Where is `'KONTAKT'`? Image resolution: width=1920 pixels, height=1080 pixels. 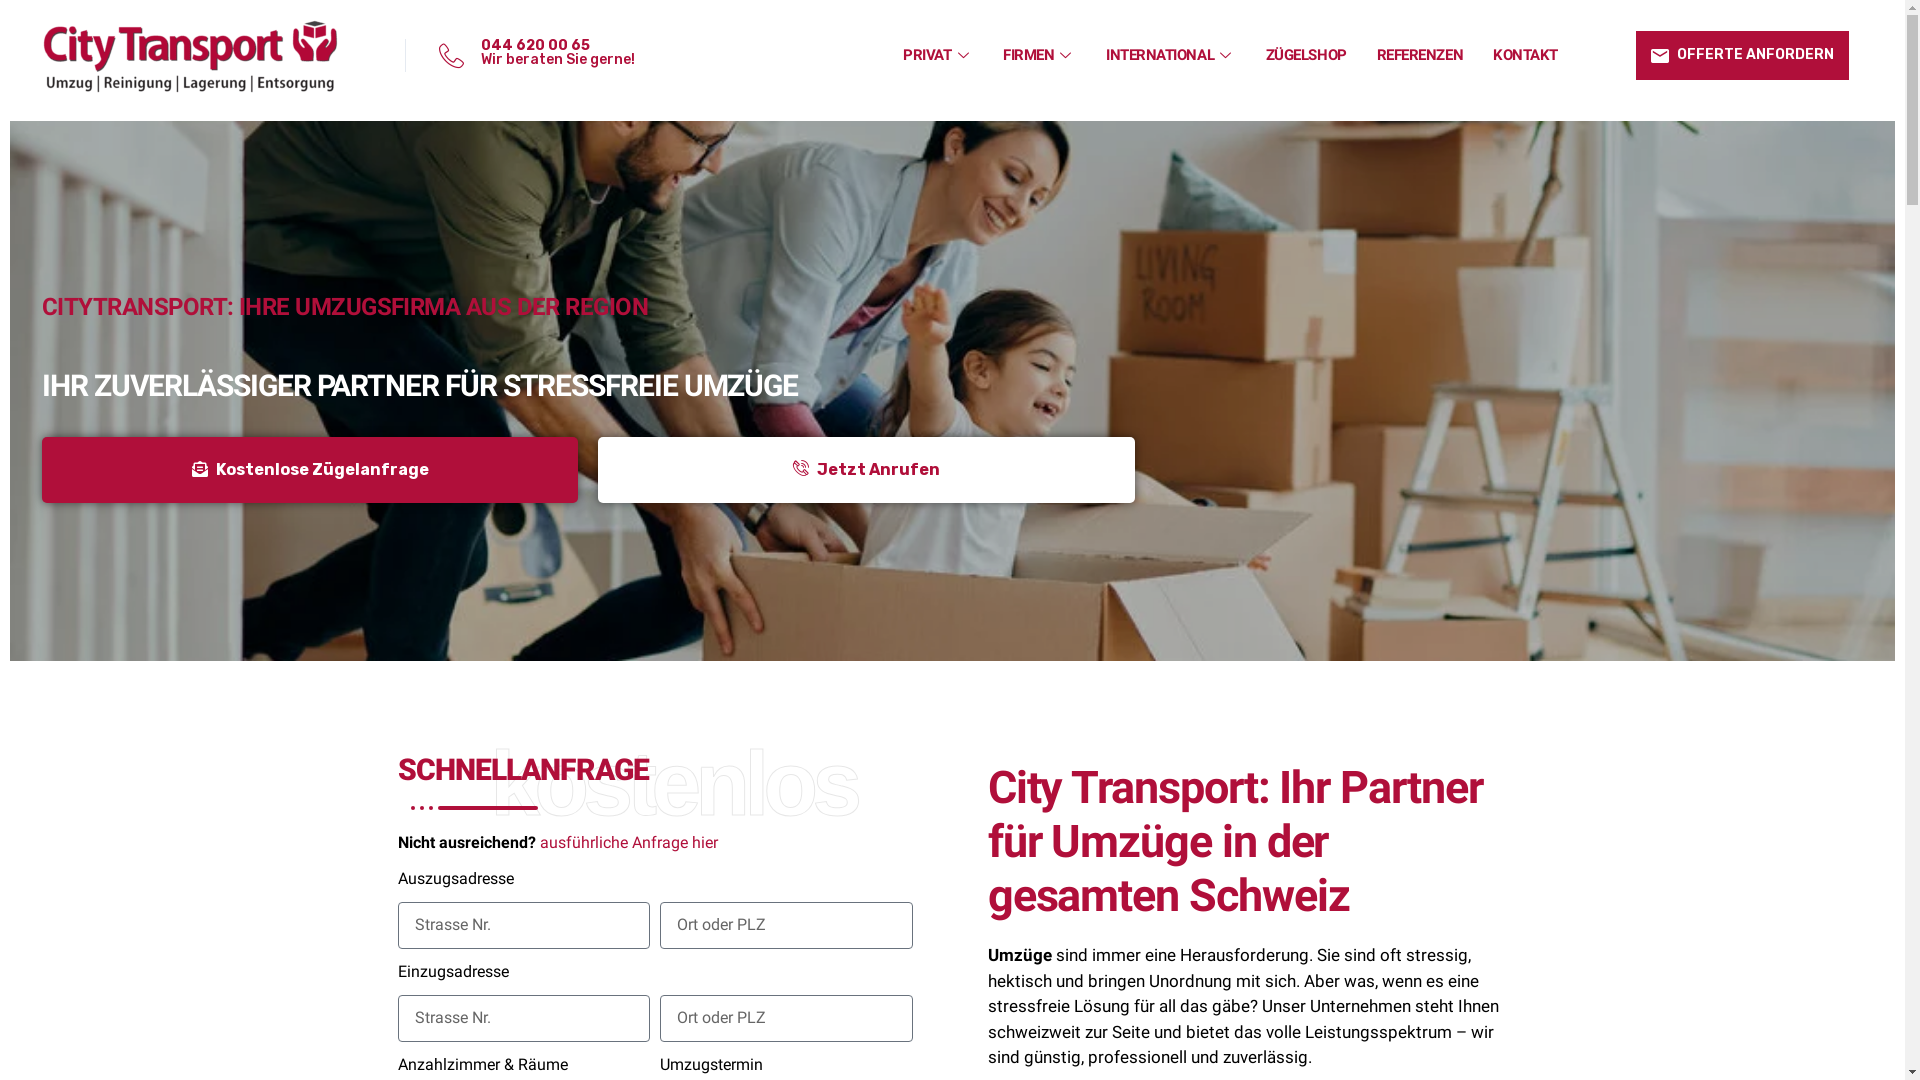
'KONTAKT' is located at coordinates (1524, 53).